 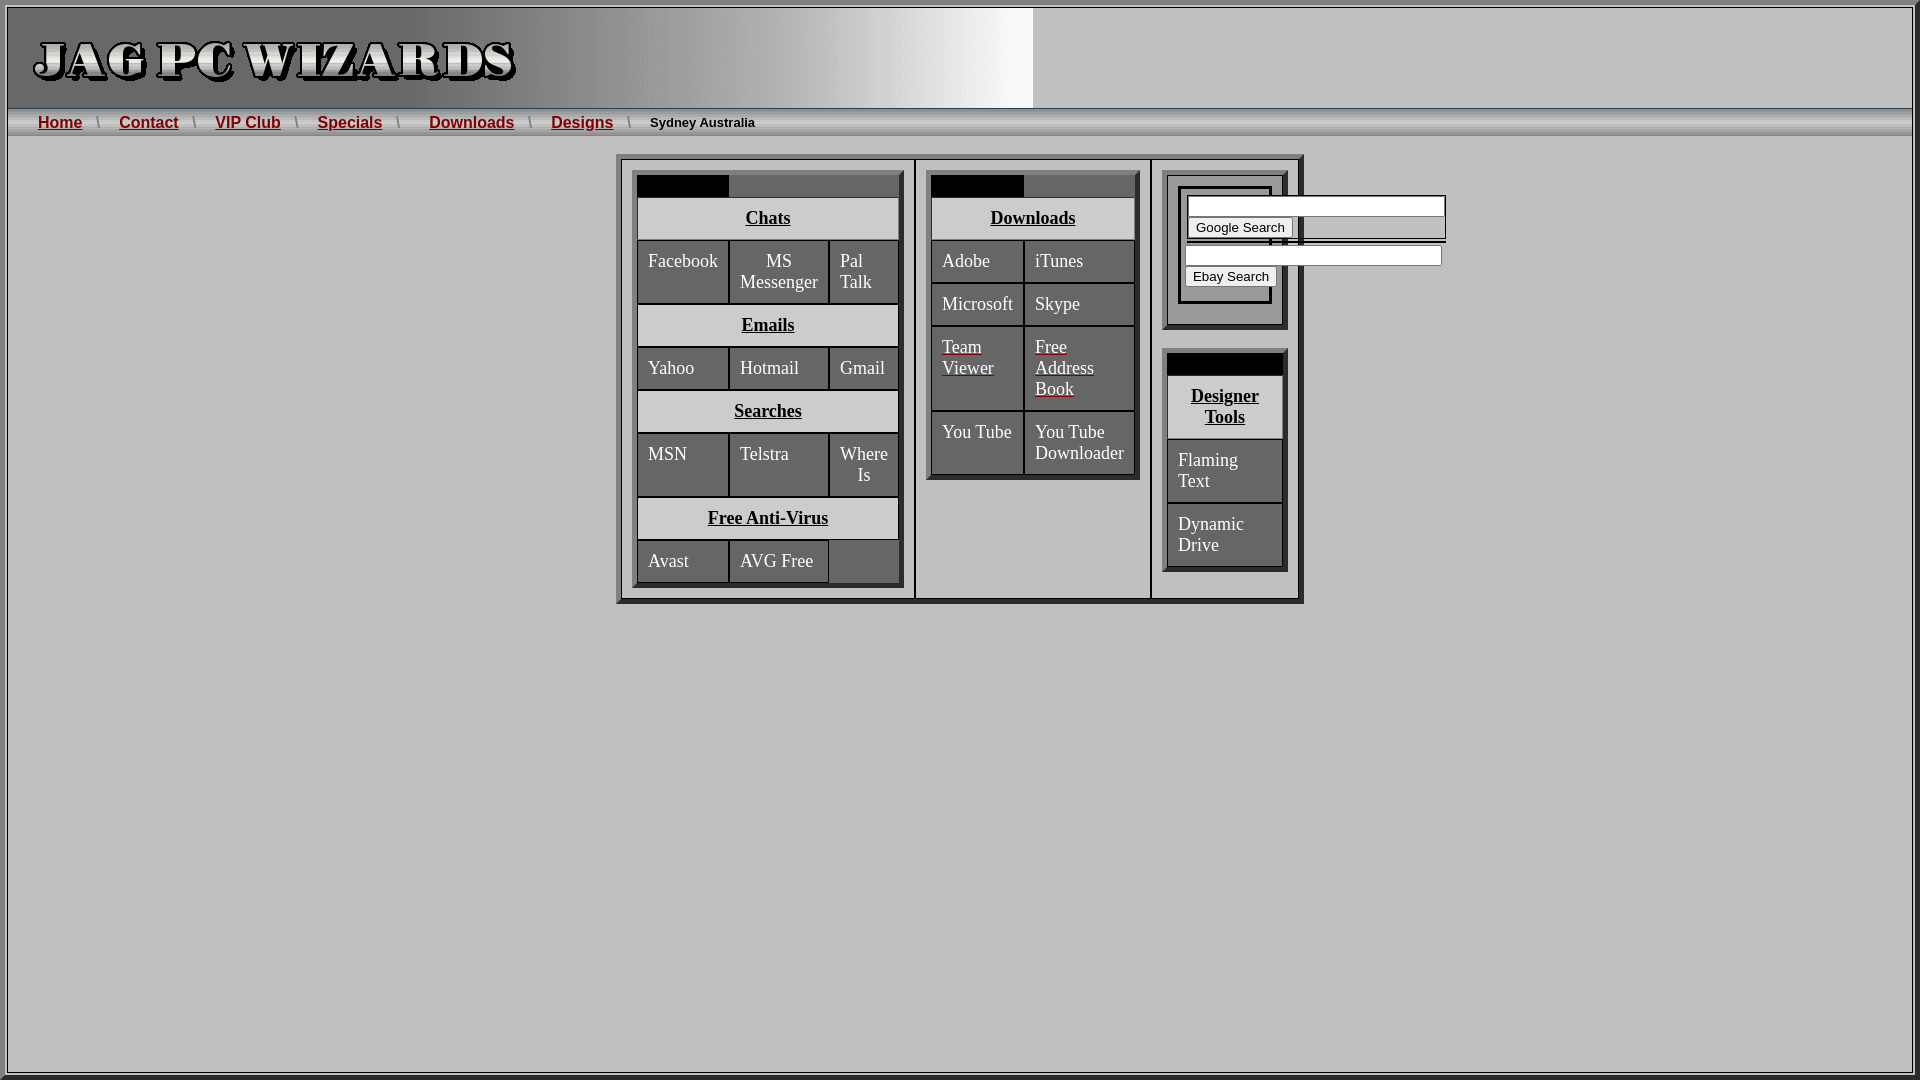 What do you see at coordinates (977, 431) in the screenshot?
I see `'You Tube'` at bounding box center [977, 431].